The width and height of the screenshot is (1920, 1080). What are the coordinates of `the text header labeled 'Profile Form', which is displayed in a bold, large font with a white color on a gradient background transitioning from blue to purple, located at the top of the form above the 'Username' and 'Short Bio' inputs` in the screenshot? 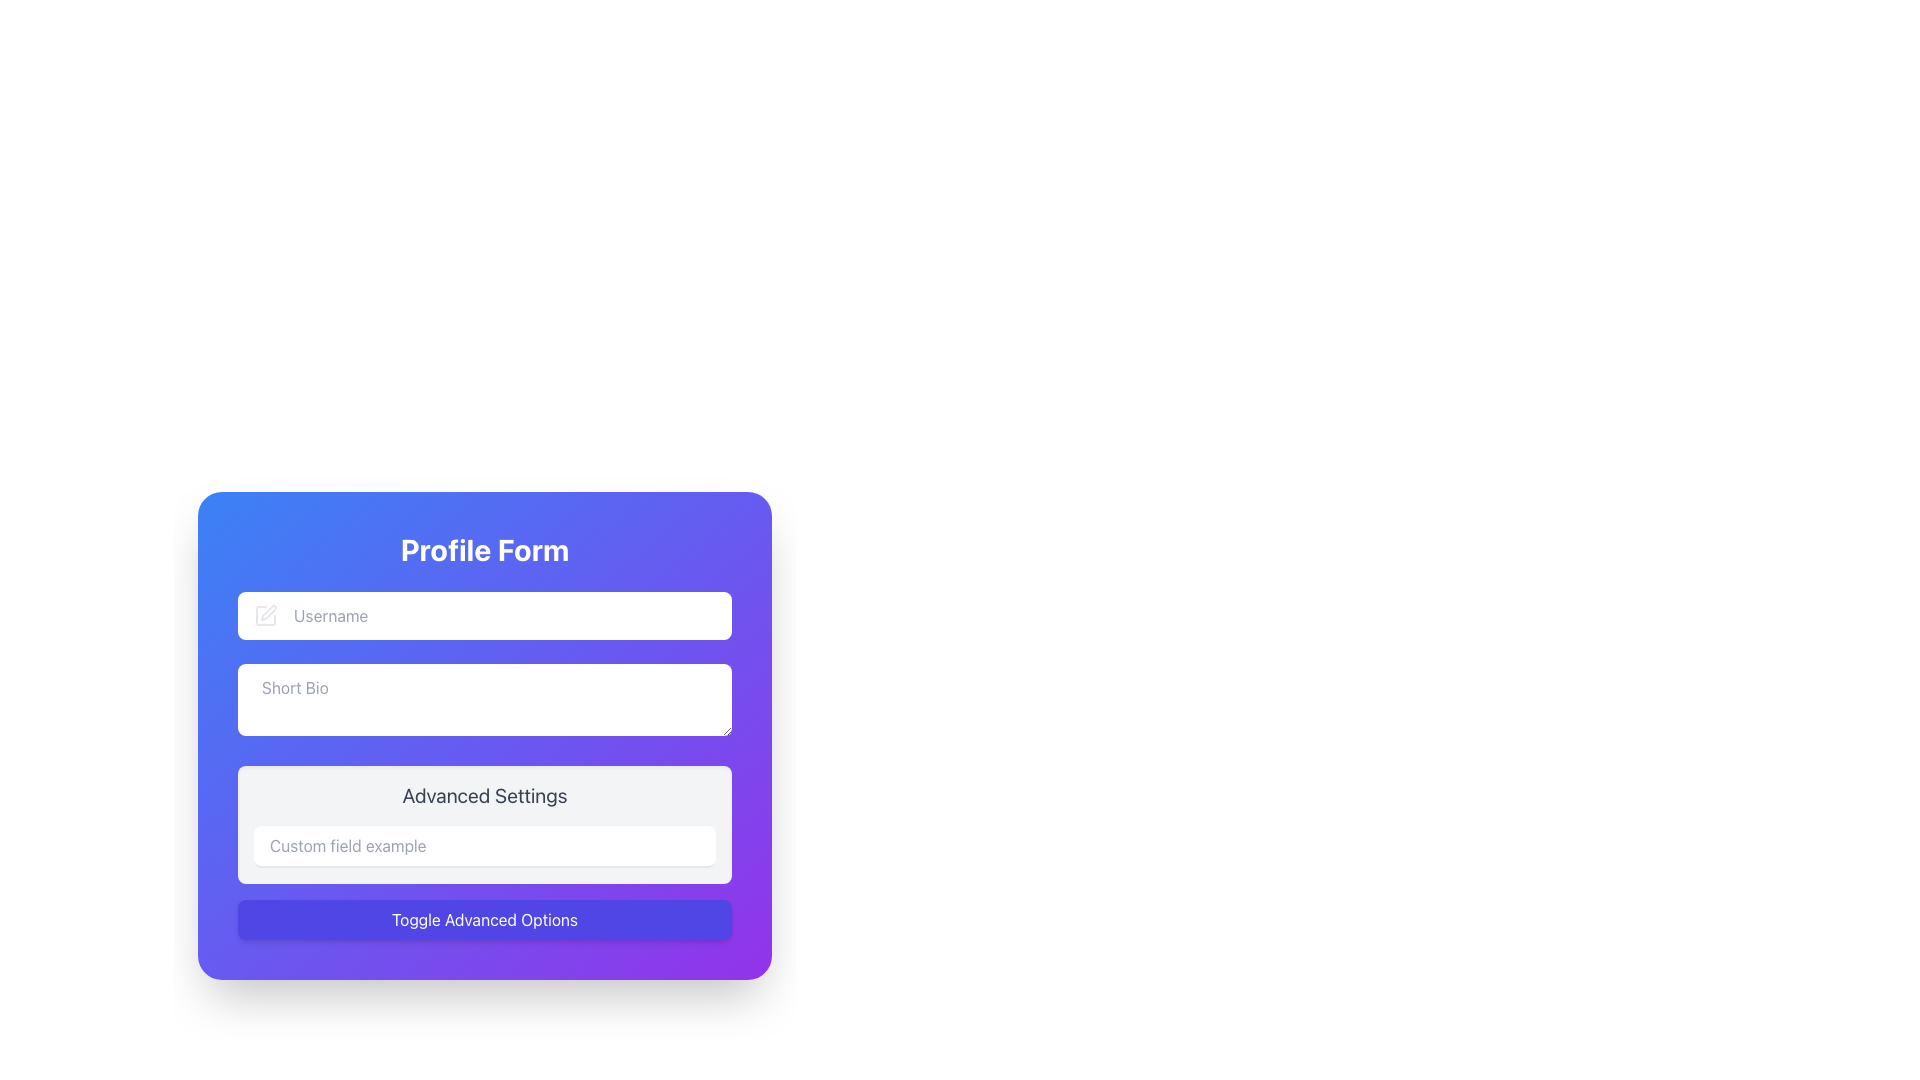 It's located at (484, 550).